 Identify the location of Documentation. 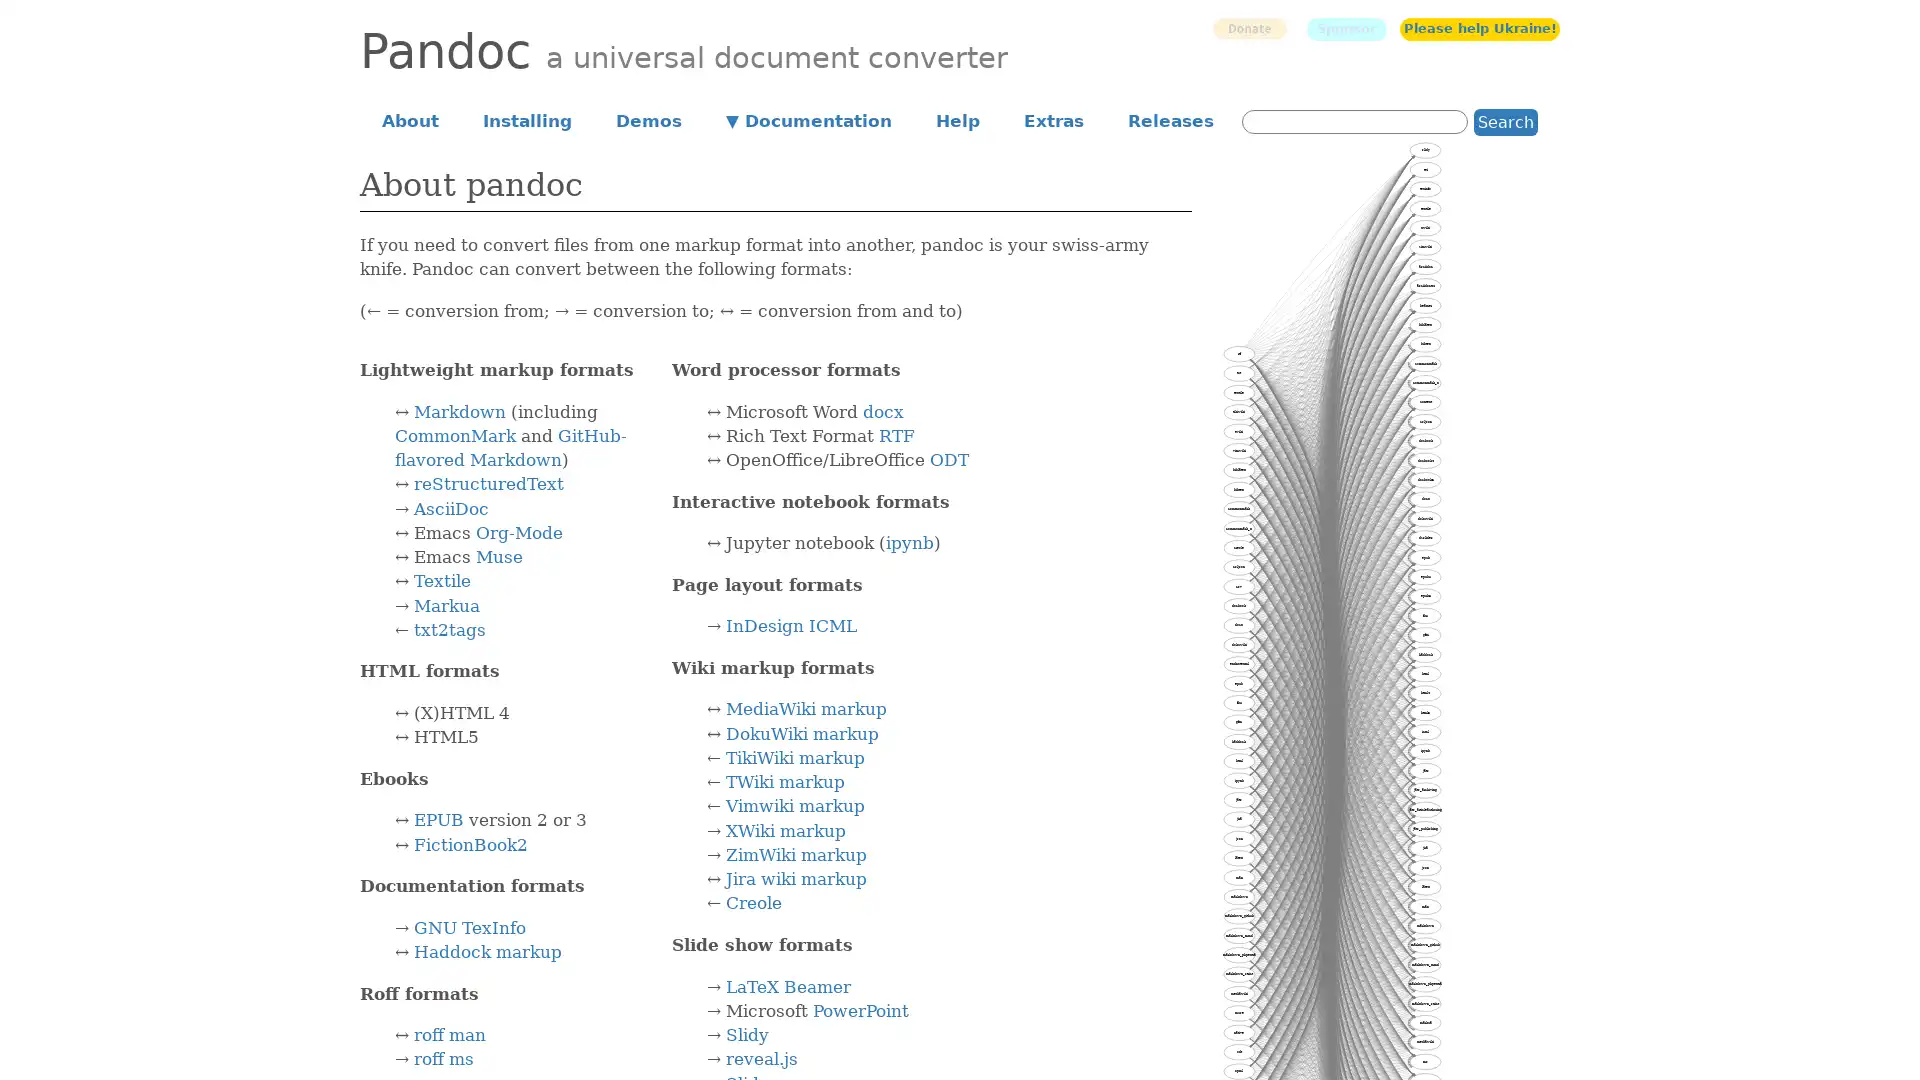
(809, 119).